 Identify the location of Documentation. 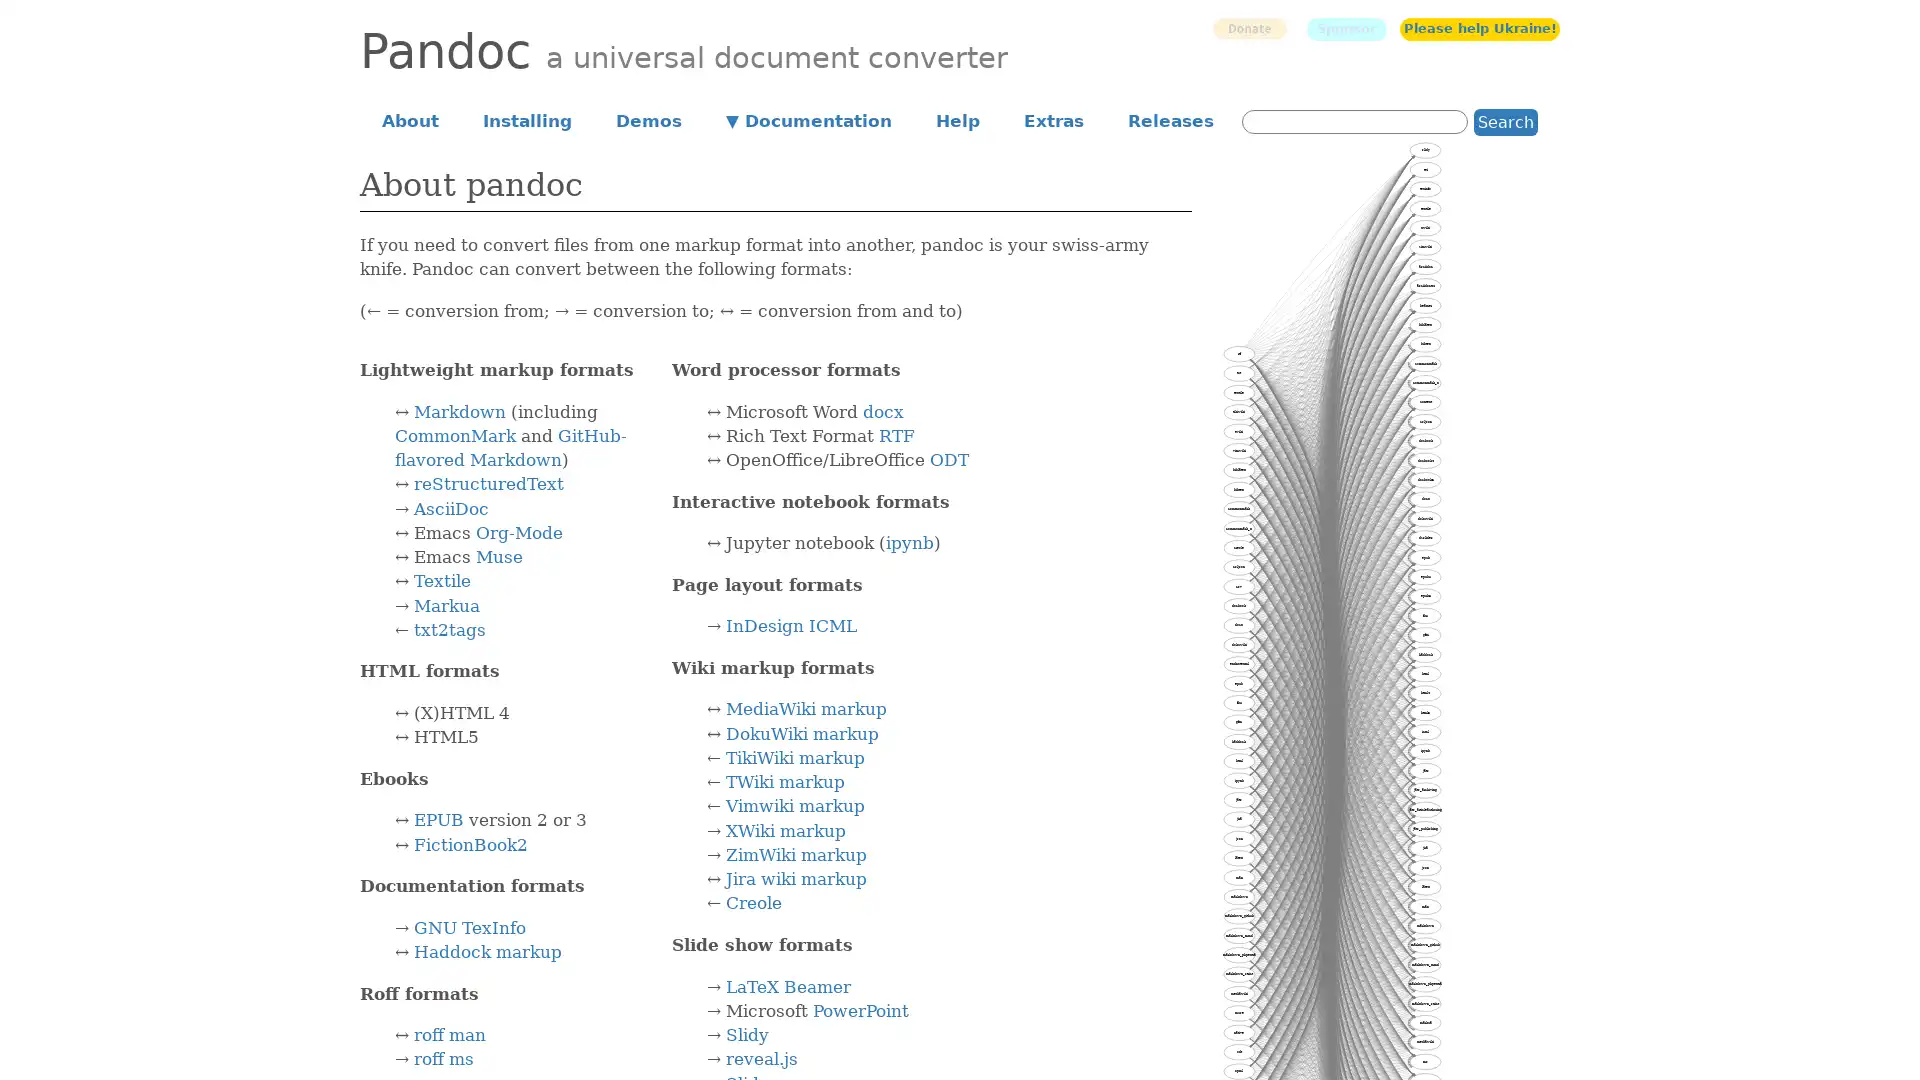
(809, 119).